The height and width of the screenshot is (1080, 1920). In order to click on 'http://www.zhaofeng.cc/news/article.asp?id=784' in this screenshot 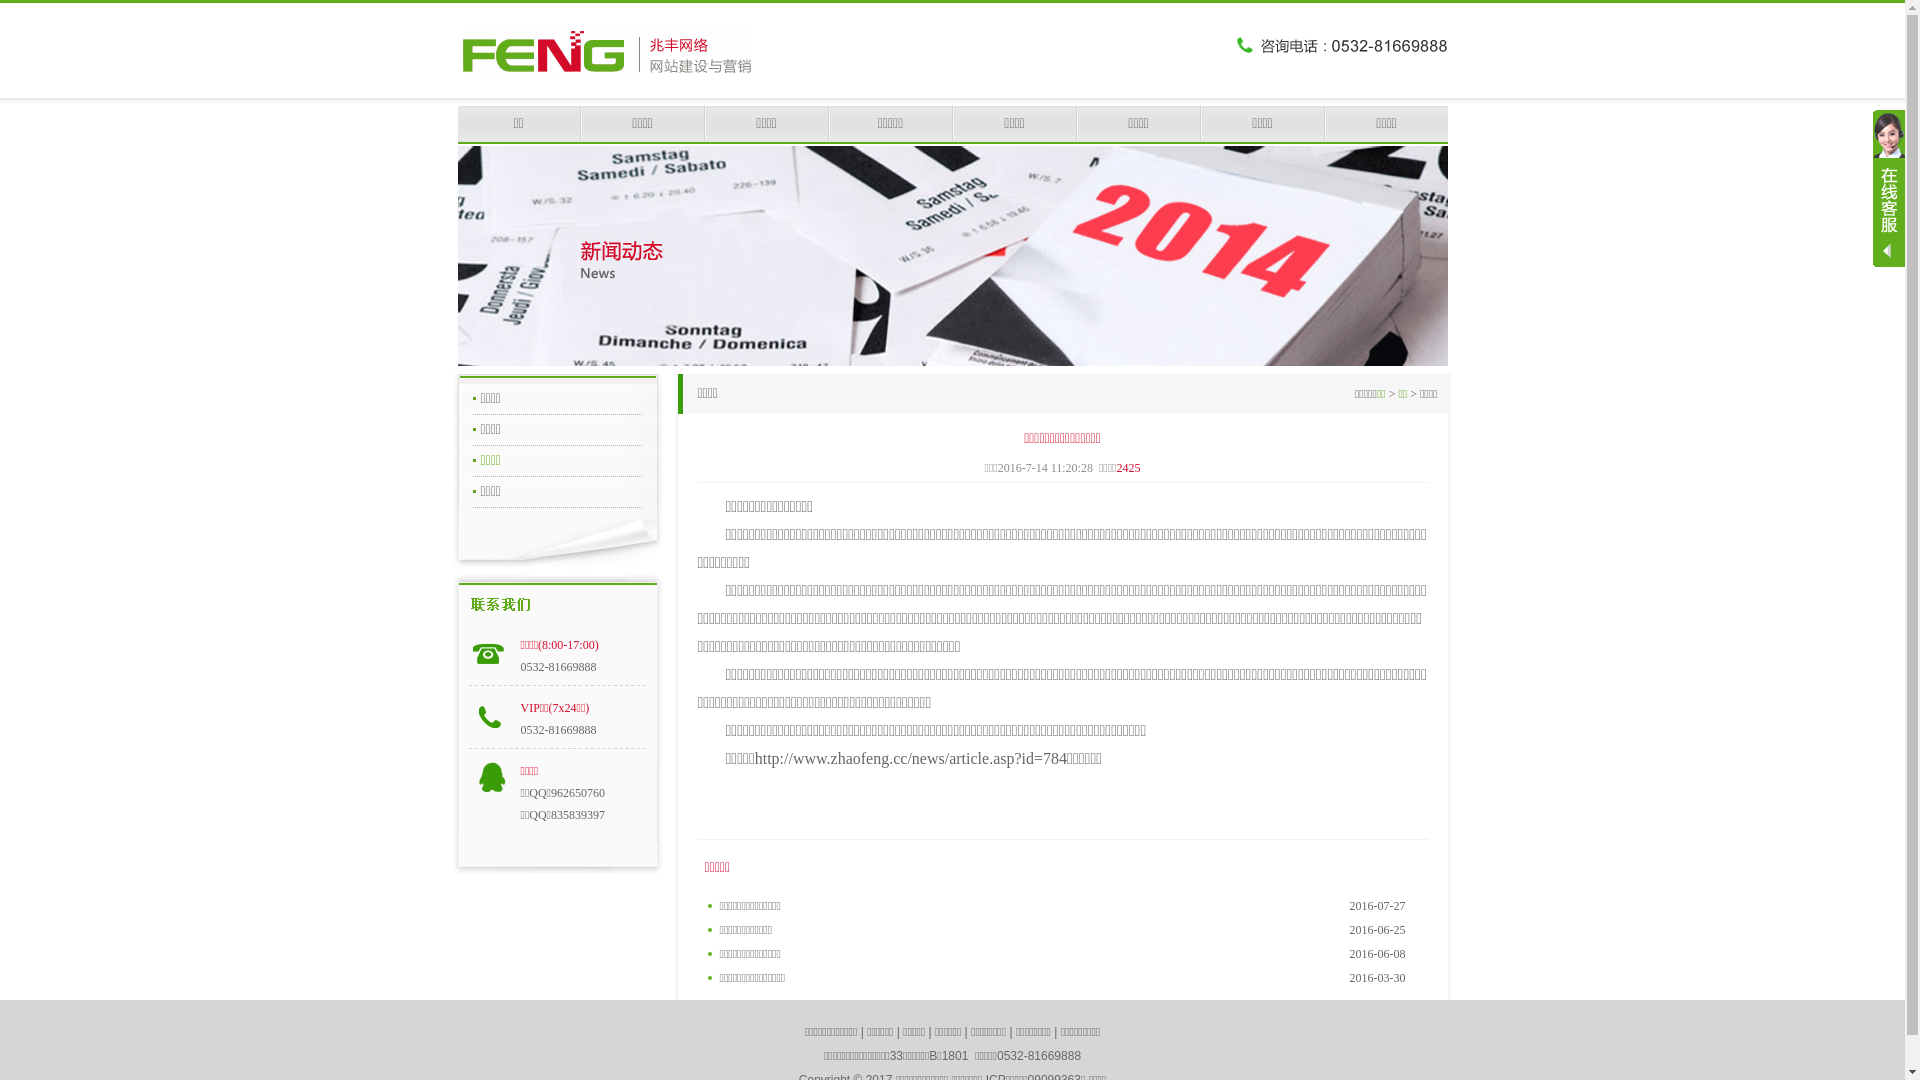, I will do `click(910, 758)`.